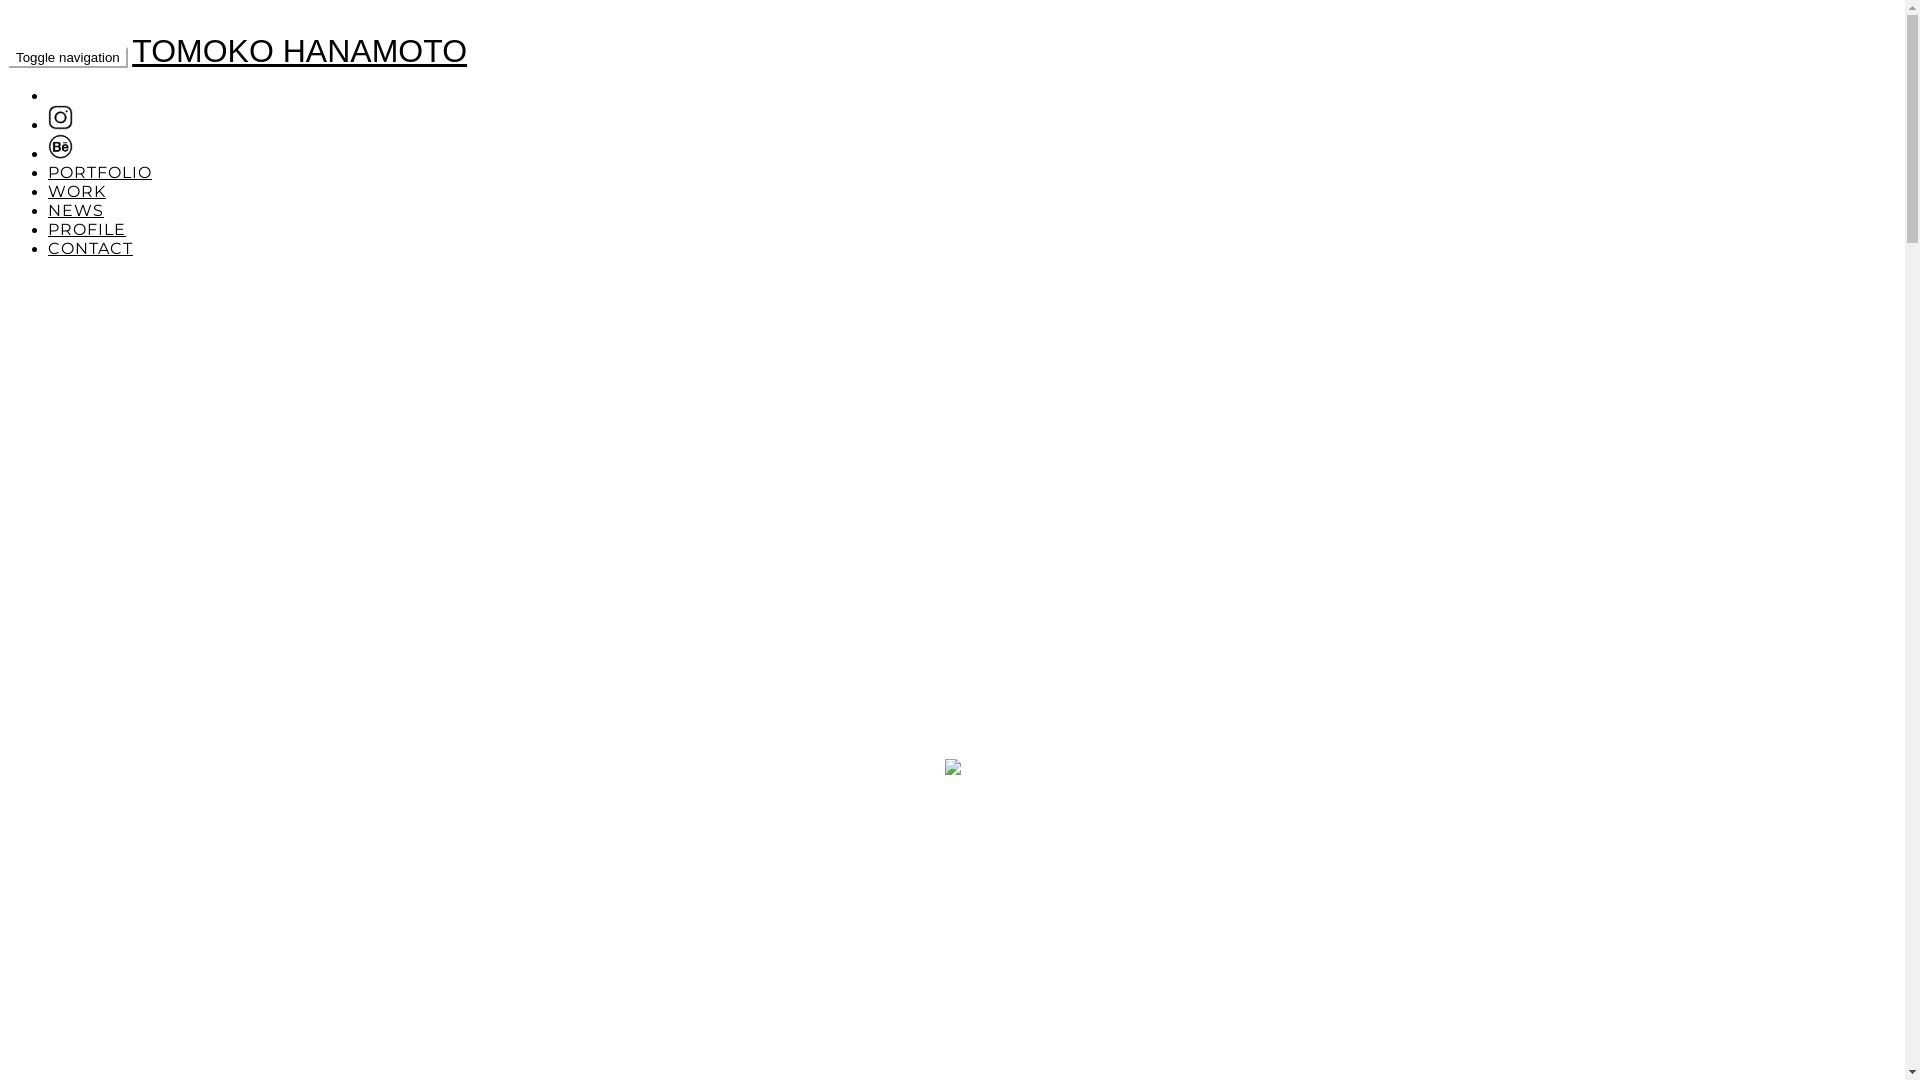 The image size is (1920, 1080). What do you see at coordinates (85, 228) in the screenshot?
I see `'PROFILE'` at bounding box center [85, 228].